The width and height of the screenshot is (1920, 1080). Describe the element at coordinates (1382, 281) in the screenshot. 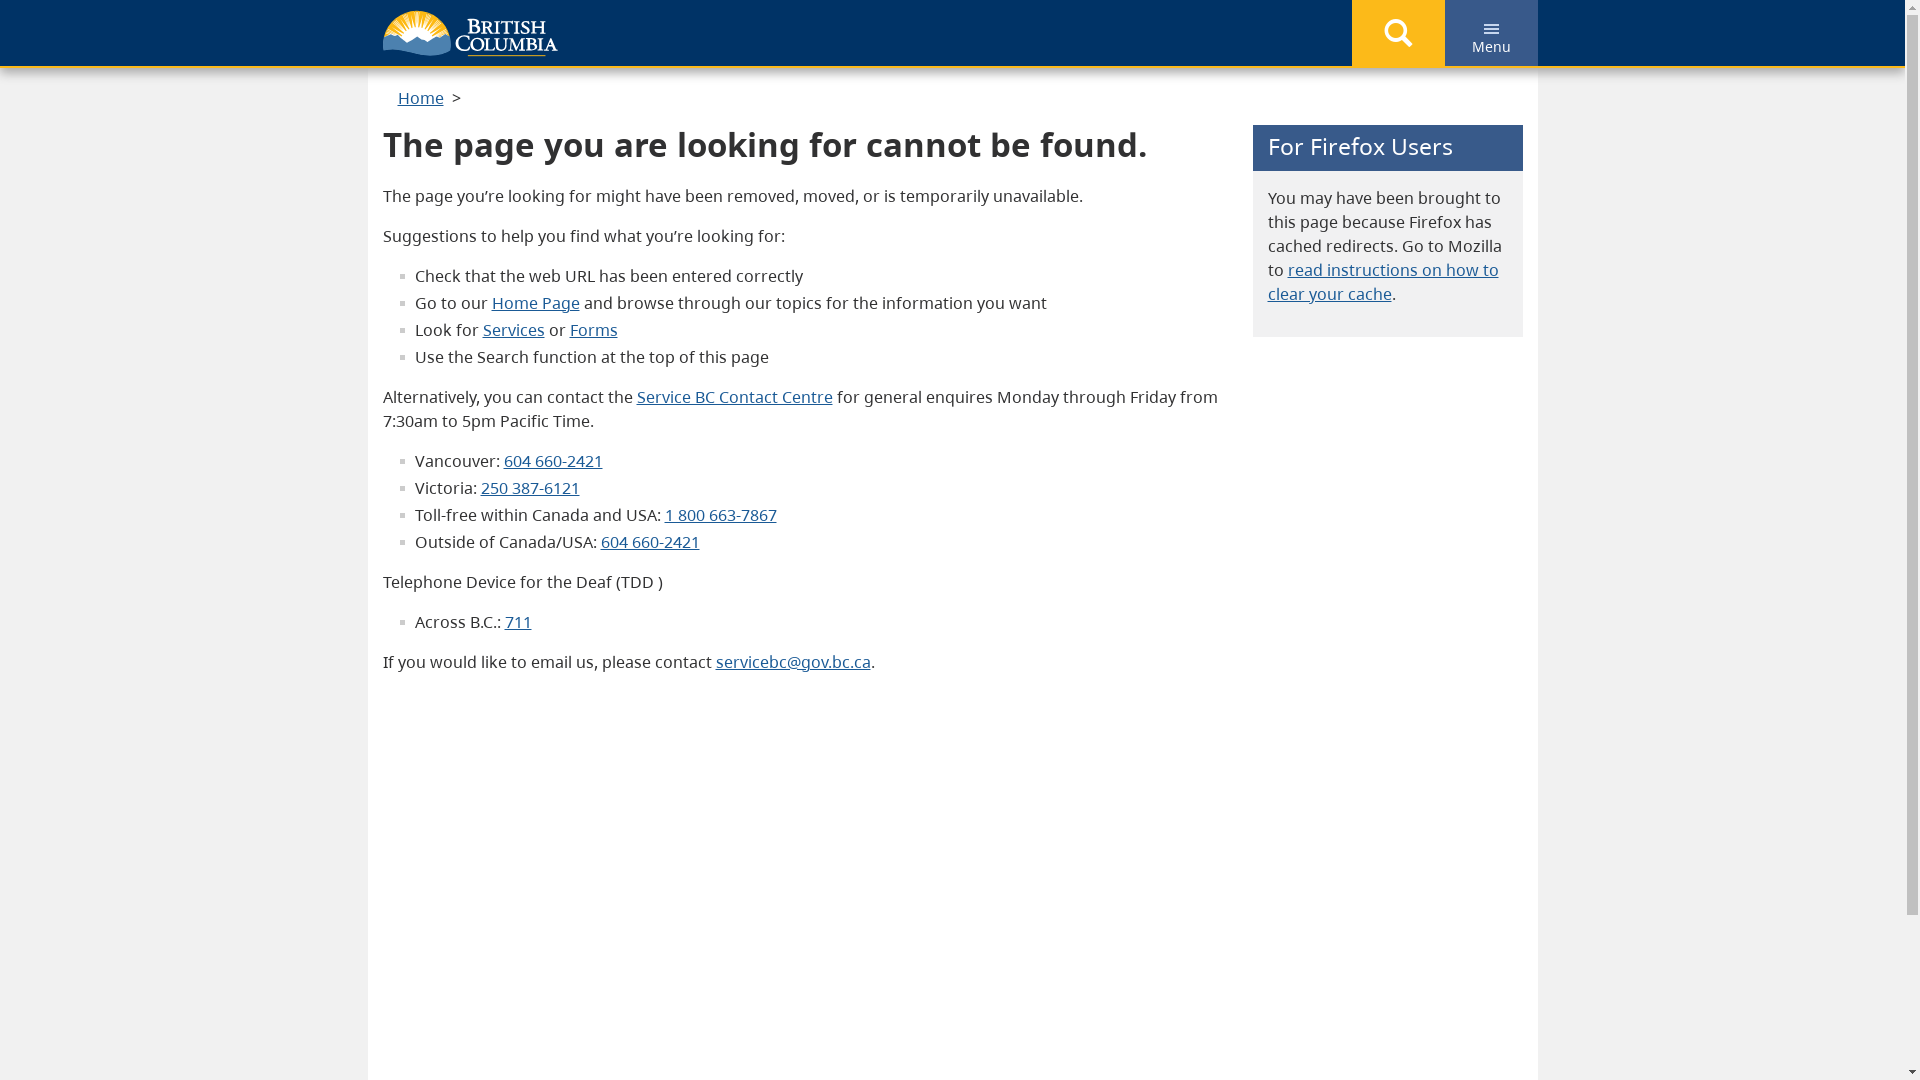

I see `'read instructions on how to clear your cache'` at that location.